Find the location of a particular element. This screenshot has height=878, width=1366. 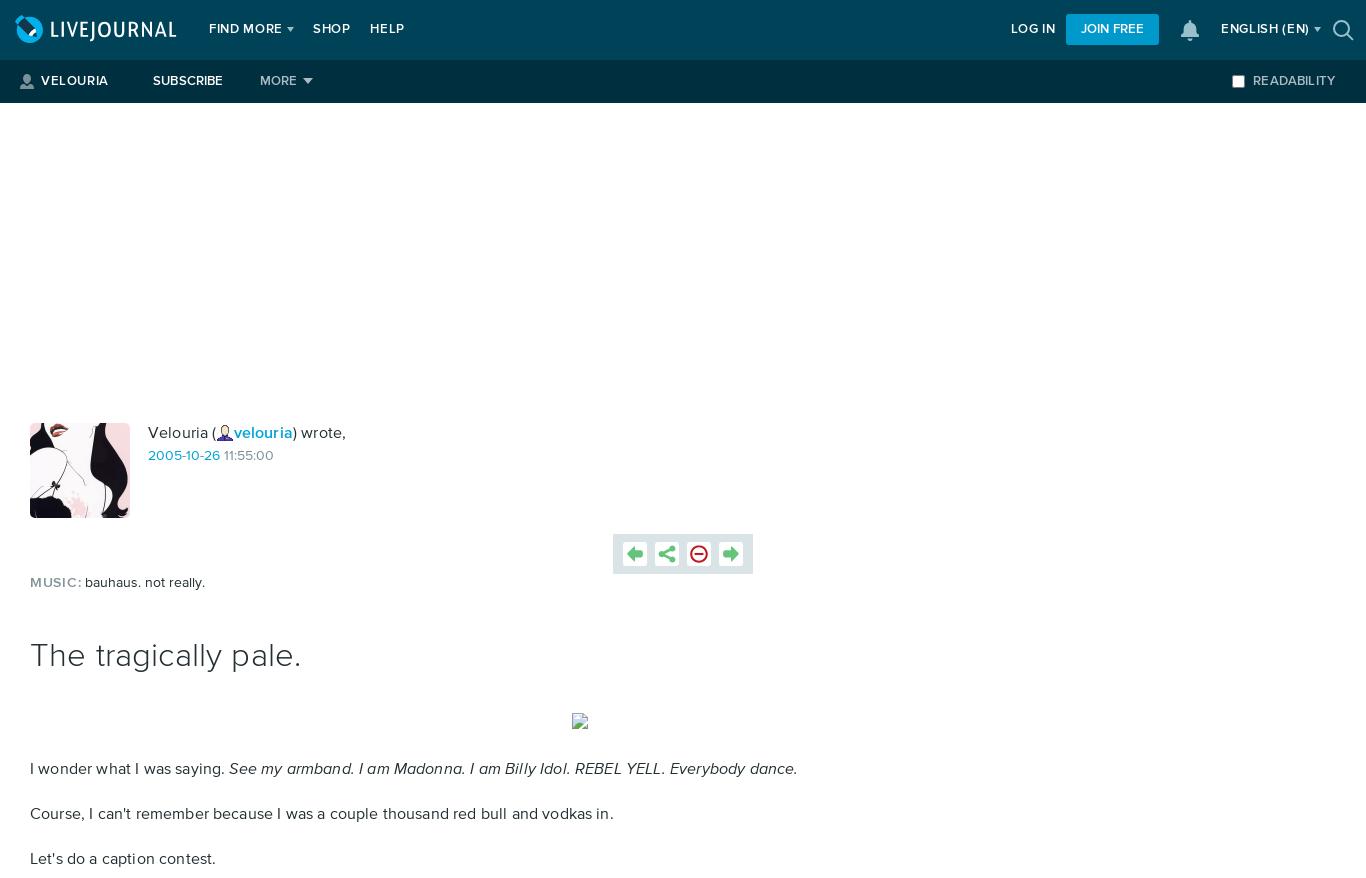

'Music:' is located at coordinates (55, 582).